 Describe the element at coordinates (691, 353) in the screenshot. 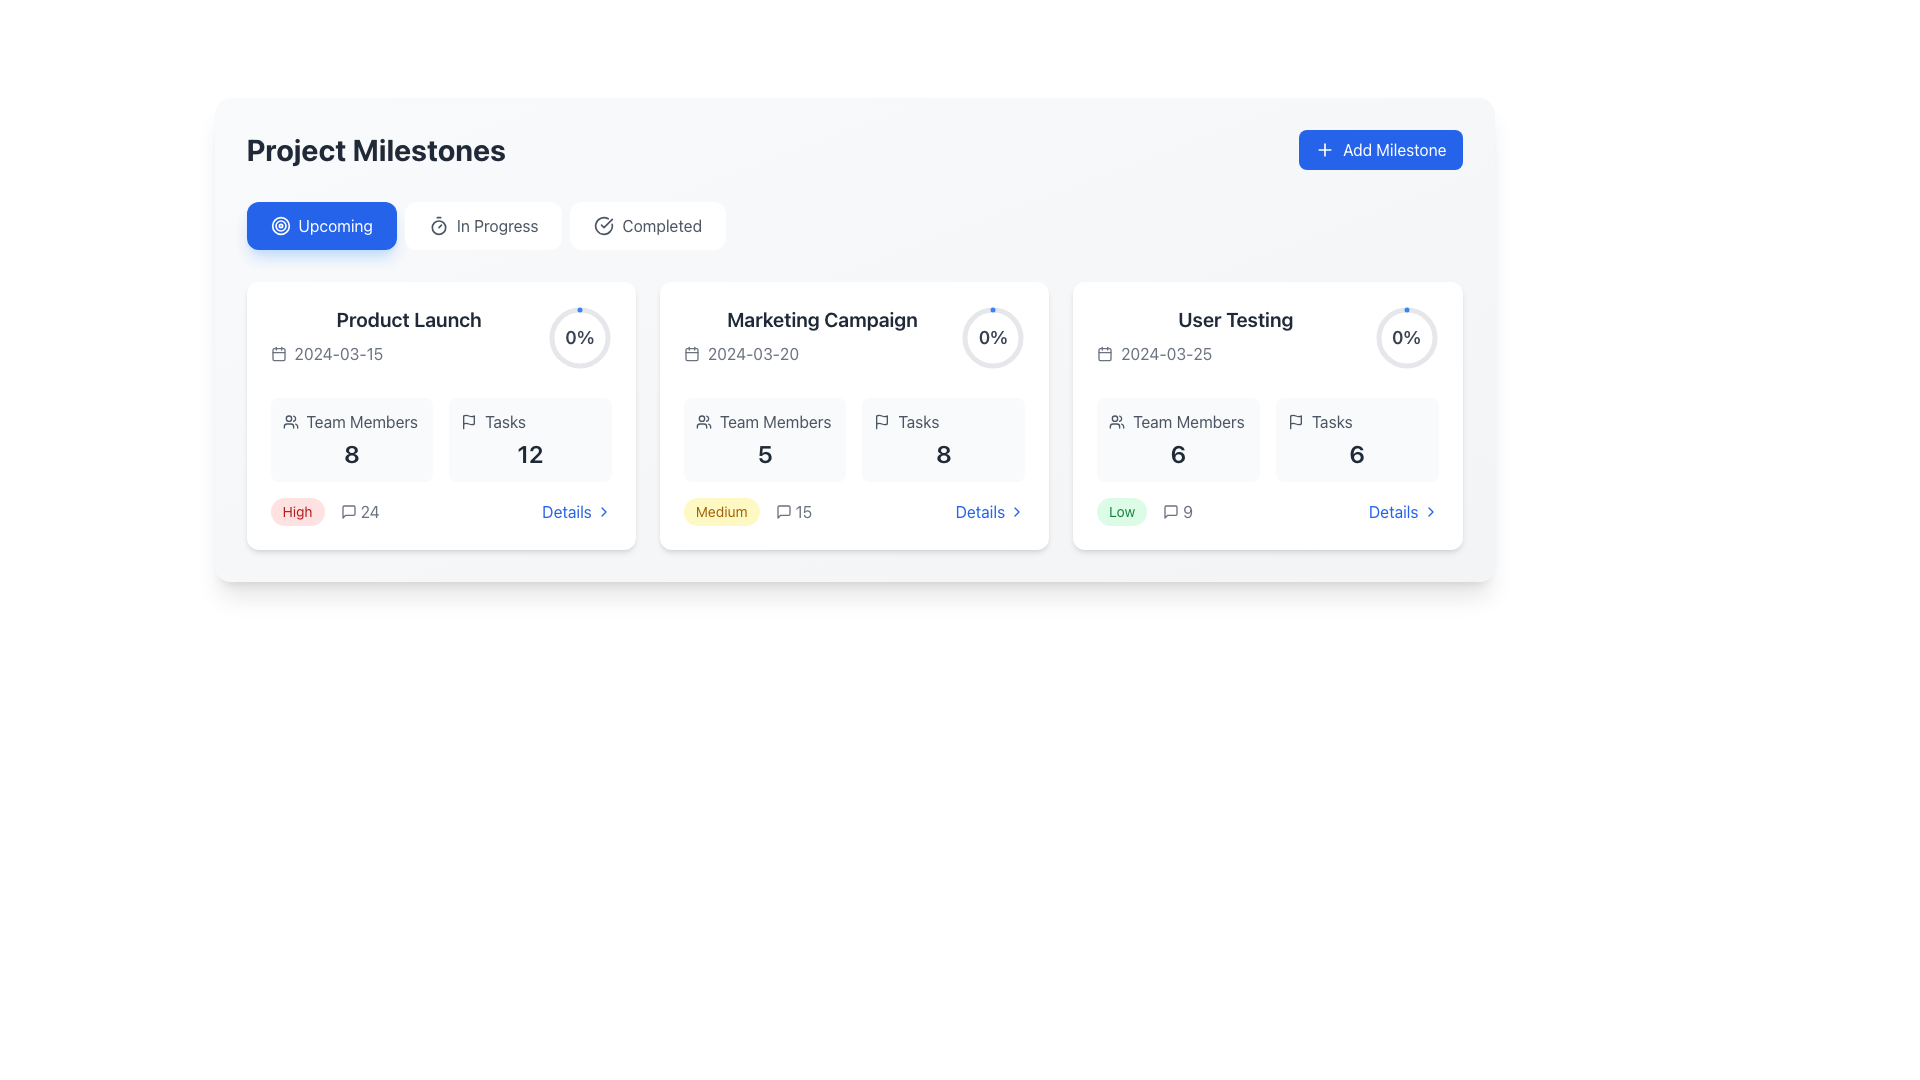

I see `the calendar icon located to the left of the date text '2024-03-20' in the second card from the left` at that location.